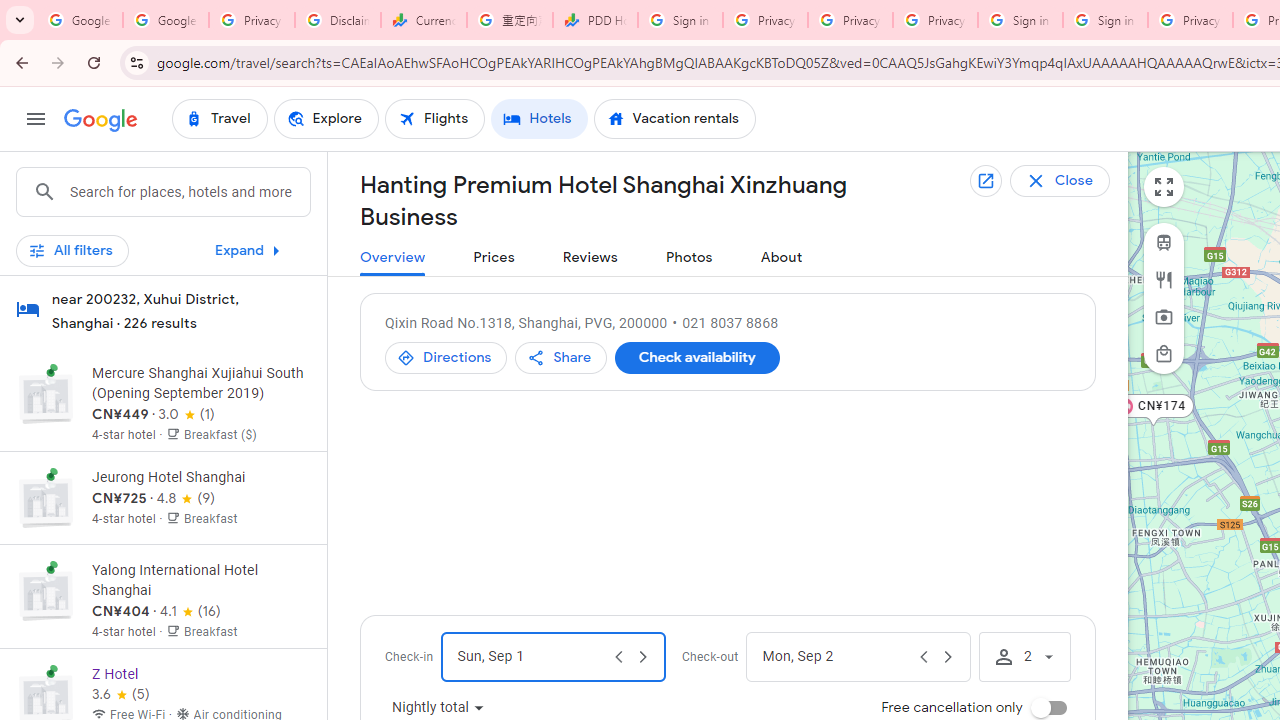 Image resolution: width=1280 pixels, height=720 pixels. I want to click on 'Areas for dining', so click(1164, 279).